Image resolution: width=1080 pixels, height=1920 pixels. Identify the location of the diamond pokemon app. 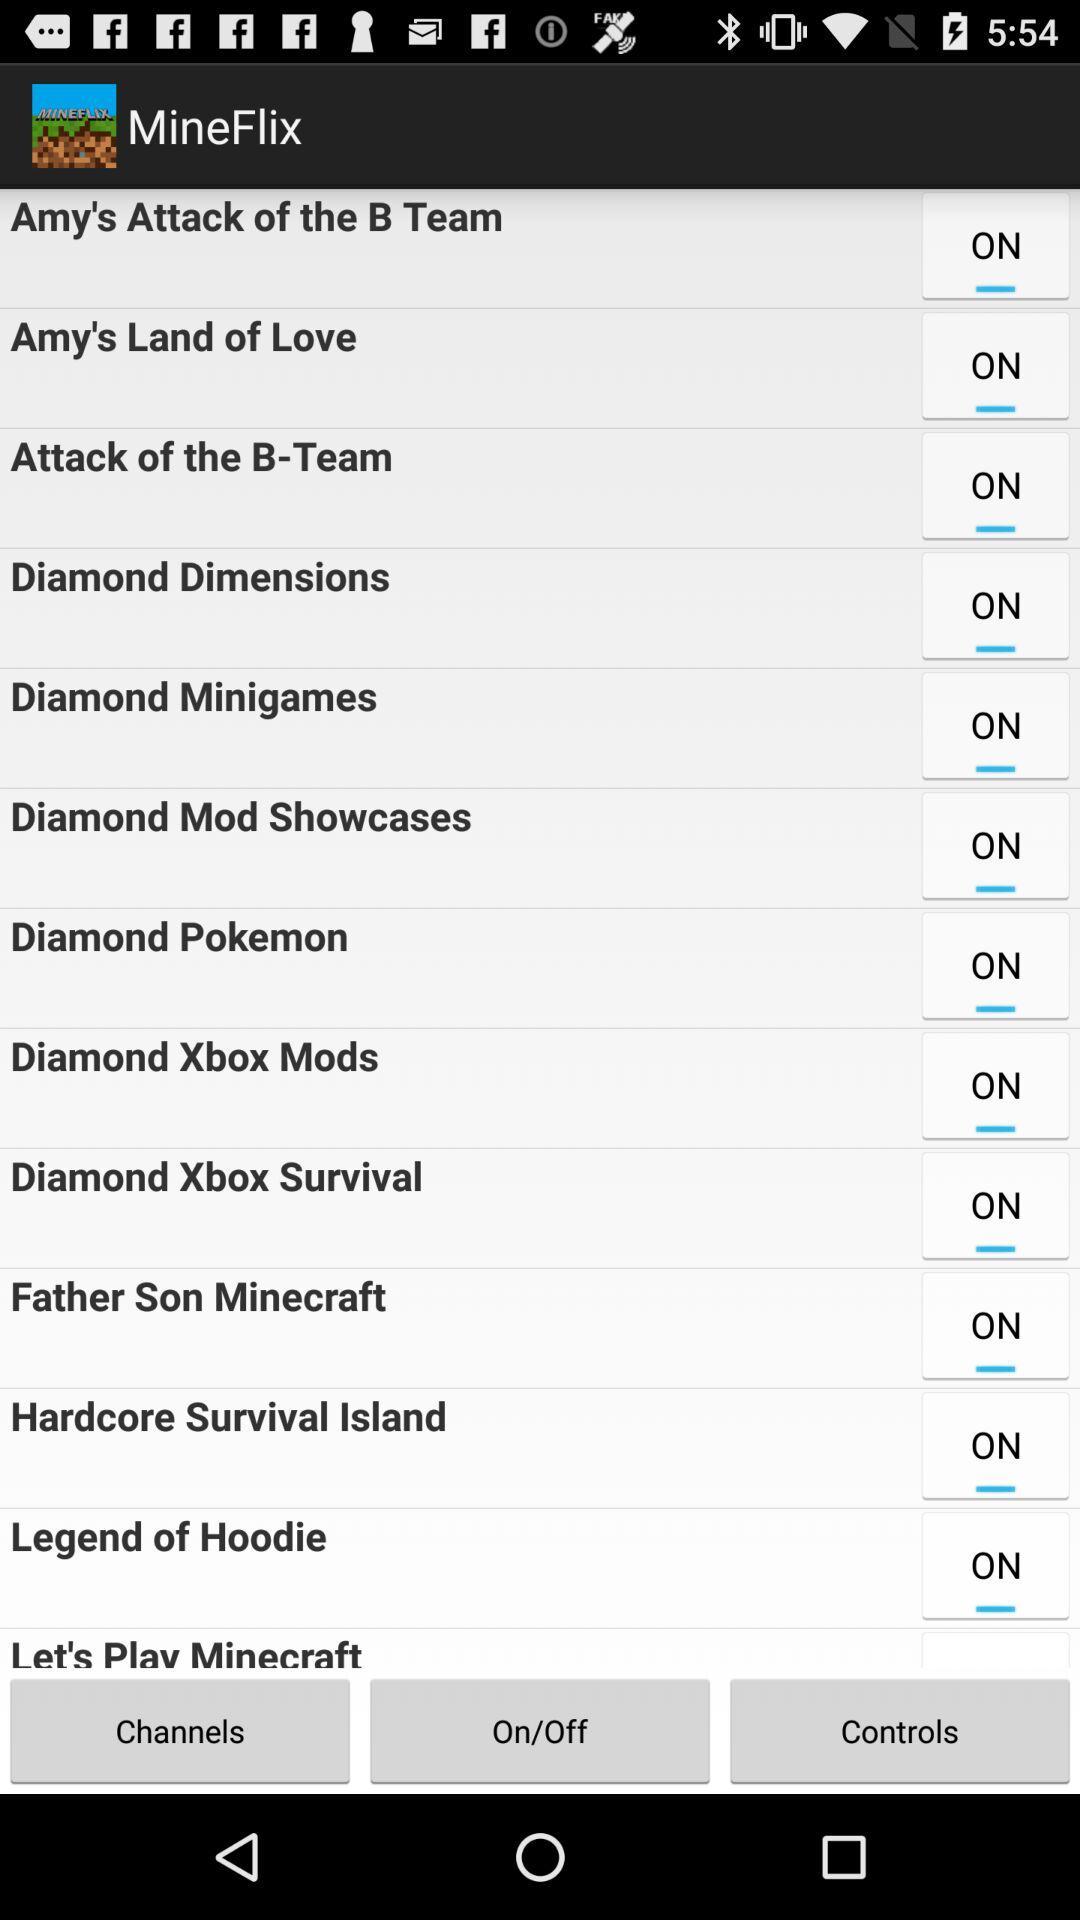
(173, 968).